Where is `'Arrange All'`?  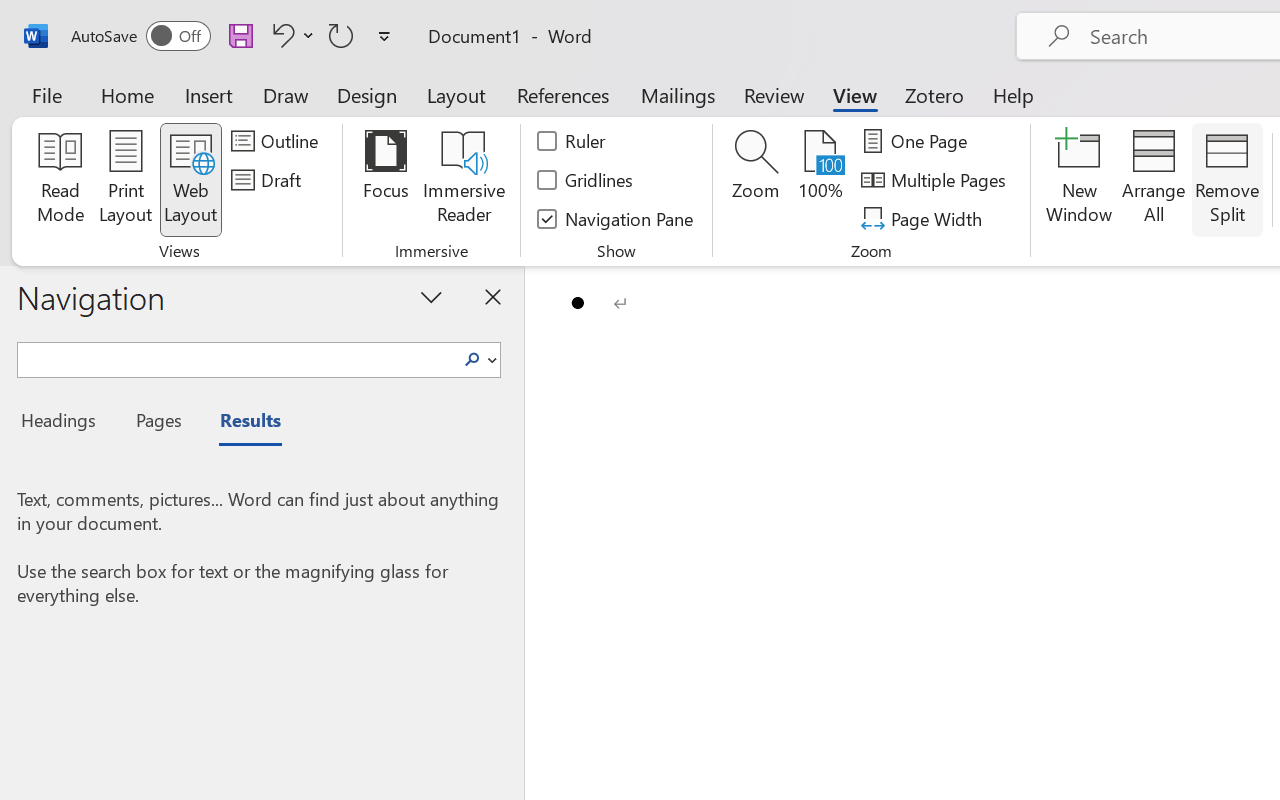
'Arrange All' is located at coordinates (1153, 179).